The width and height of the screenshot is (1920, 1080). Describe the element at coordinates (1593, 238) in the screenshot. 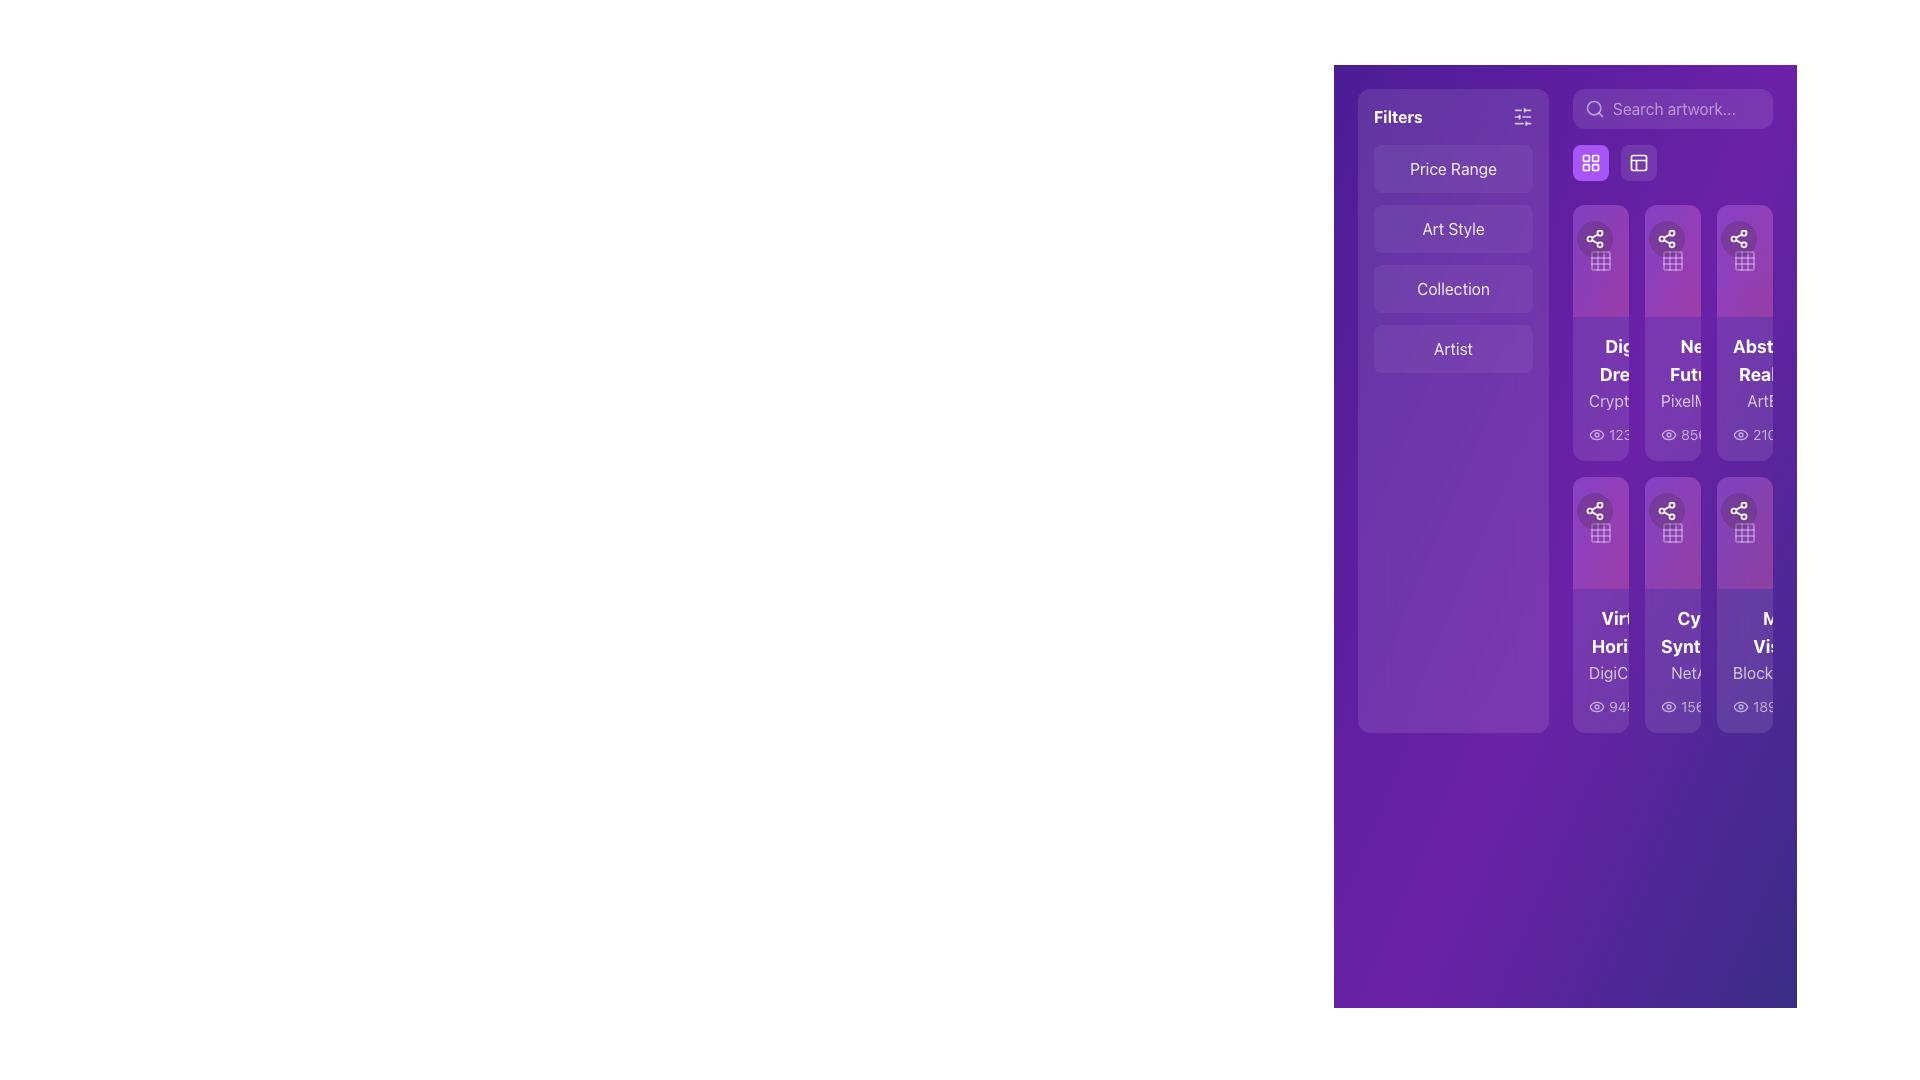

I see `the icon button featuring three circular nodes connected by lines, resembling a share symbol, which is located at the top-left section of the grid of icons` at that location.